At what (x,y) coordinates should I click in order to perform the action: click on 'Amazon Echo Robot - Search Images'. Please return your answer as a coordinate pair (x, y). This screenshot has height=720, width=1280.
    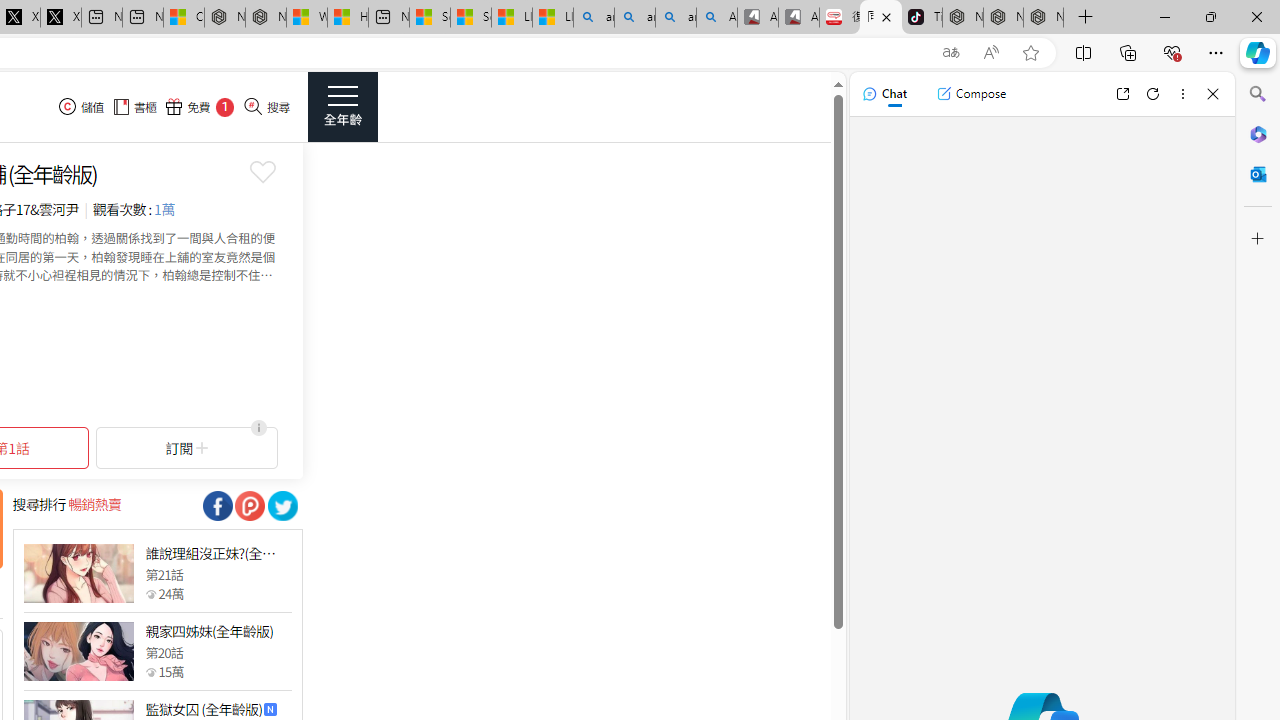
    Looking at the image, I should click on (717, 17).